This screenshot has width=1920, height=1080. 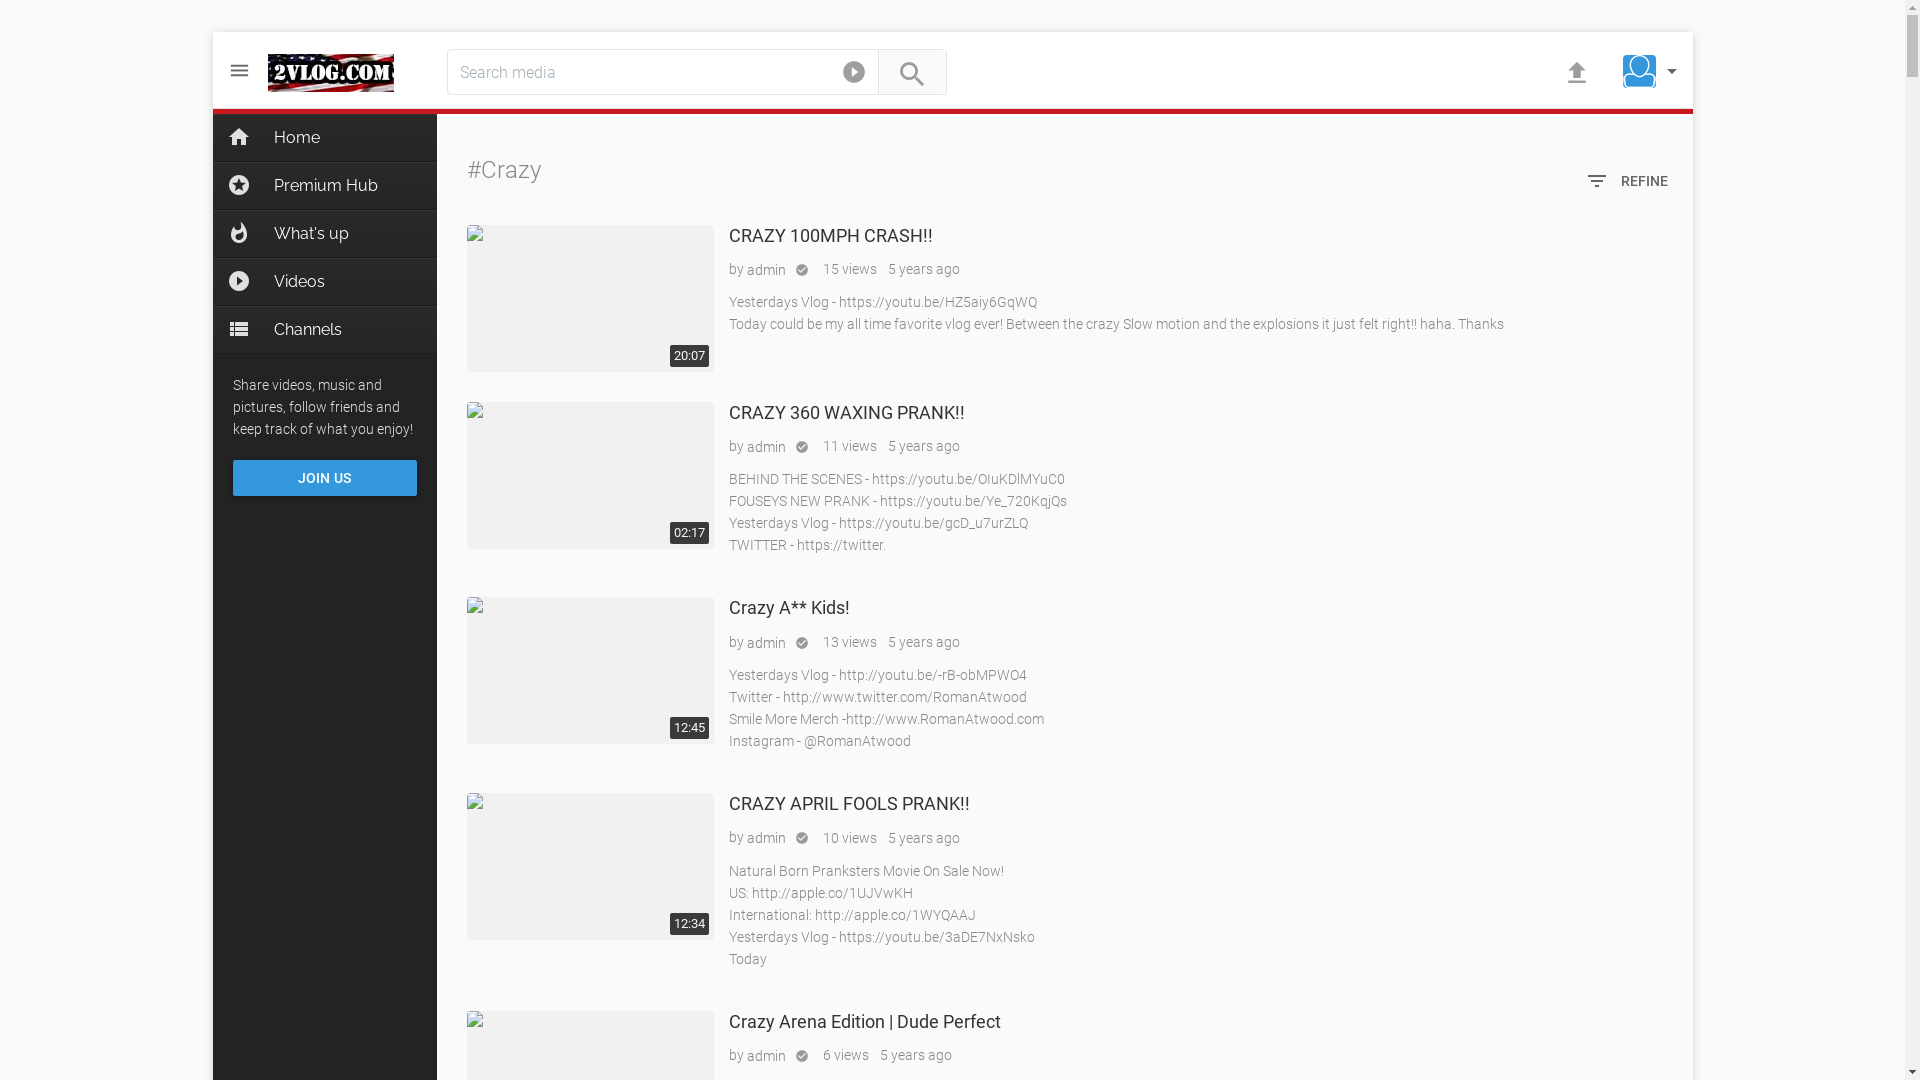 I want to click on 'Crazy A** Kids!', so click(x=787, y=606).